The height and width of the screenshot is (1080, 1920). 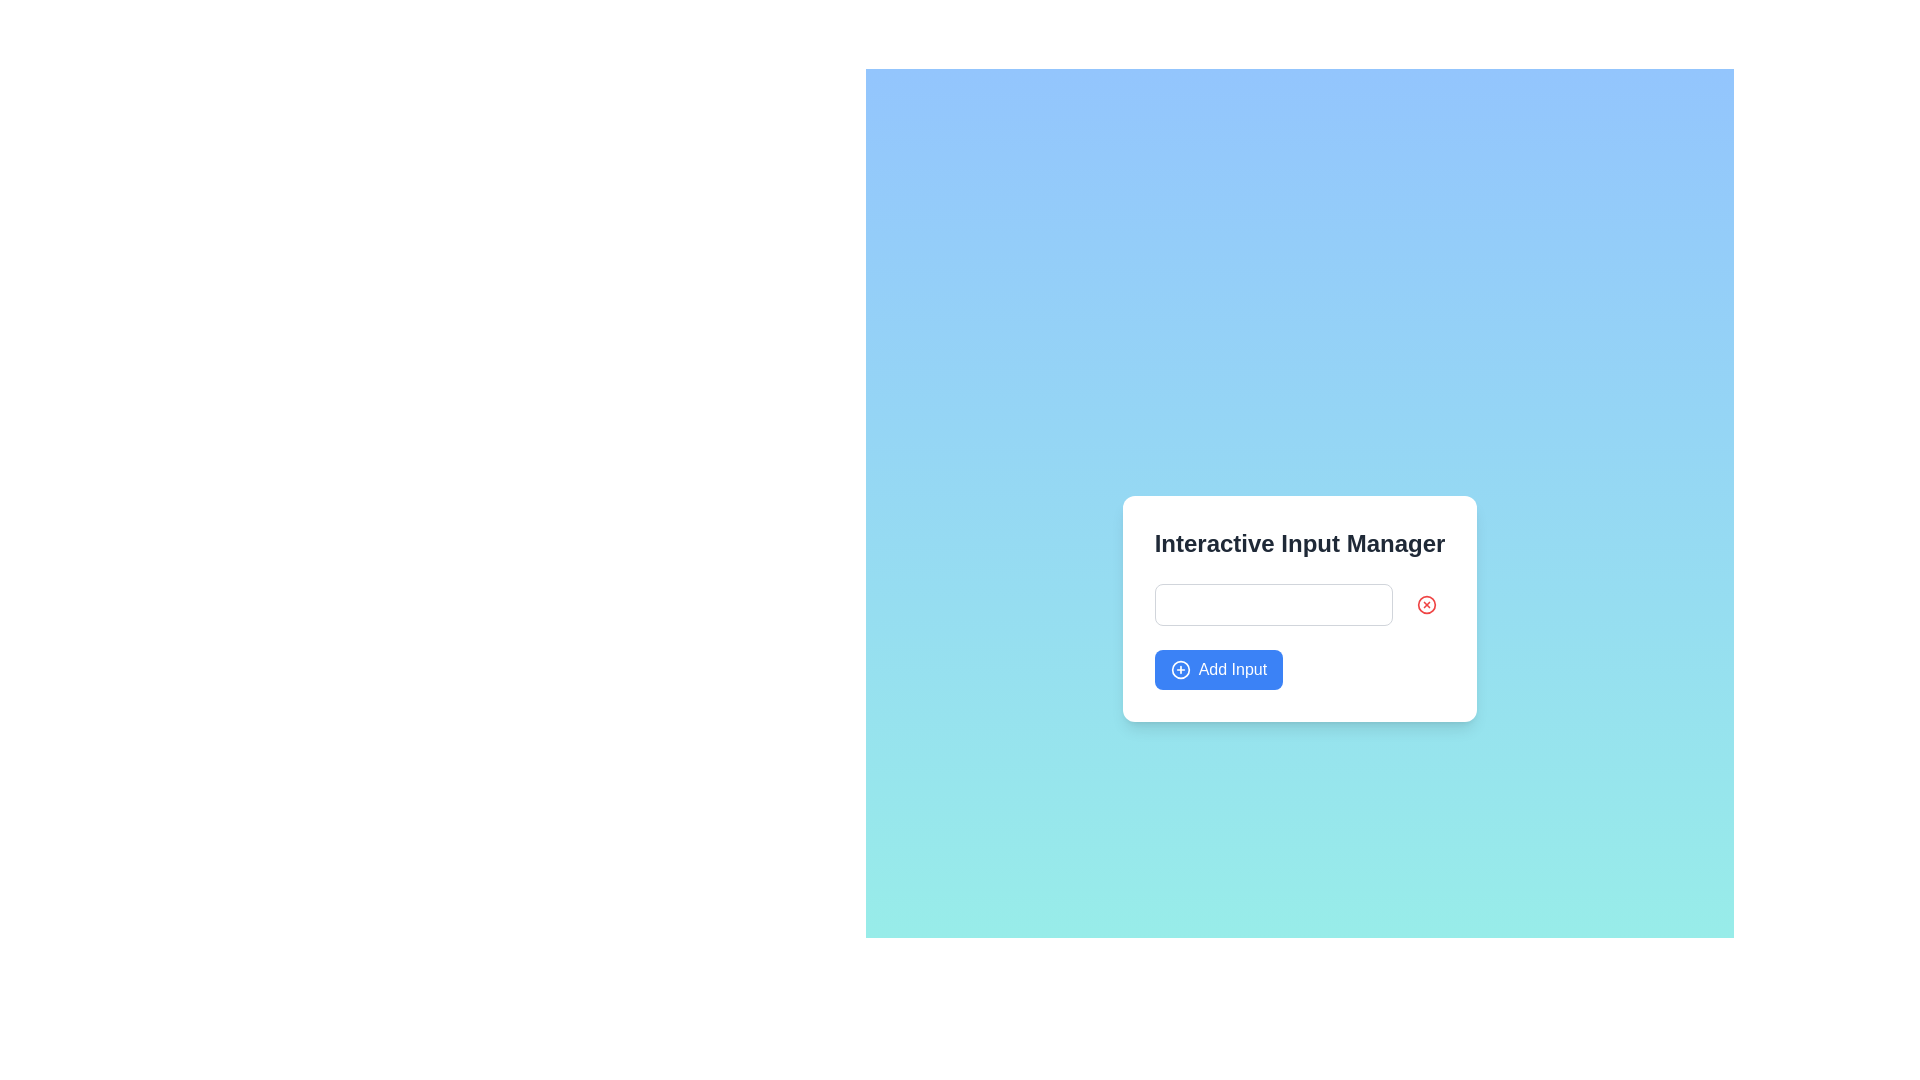 What do you see at coordinates (1217, 670) in the screenshot?
I see `the rectangular blue button labeled 'Add Input' with a white plus icon` at bounding box center [1217, 670].